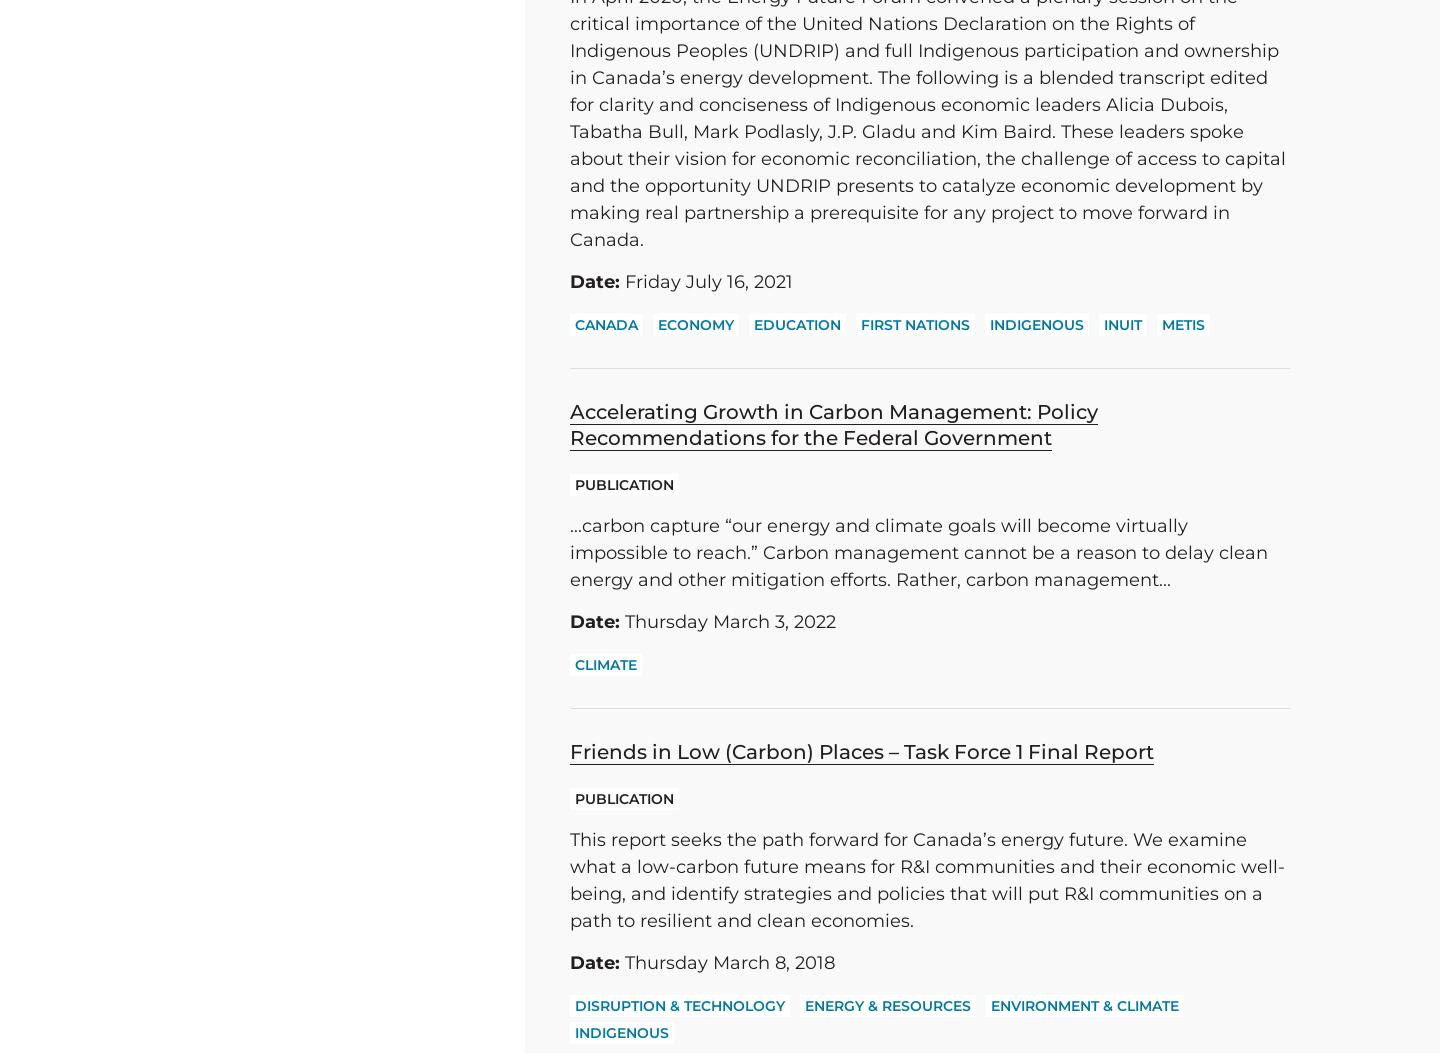 The height and width of the screenshot is (1053, 1440). What do you see at coordinates (619, 622) in the screenshot?
I see `'Thursday March 3, 2022'` at bounding box center [619, 622].